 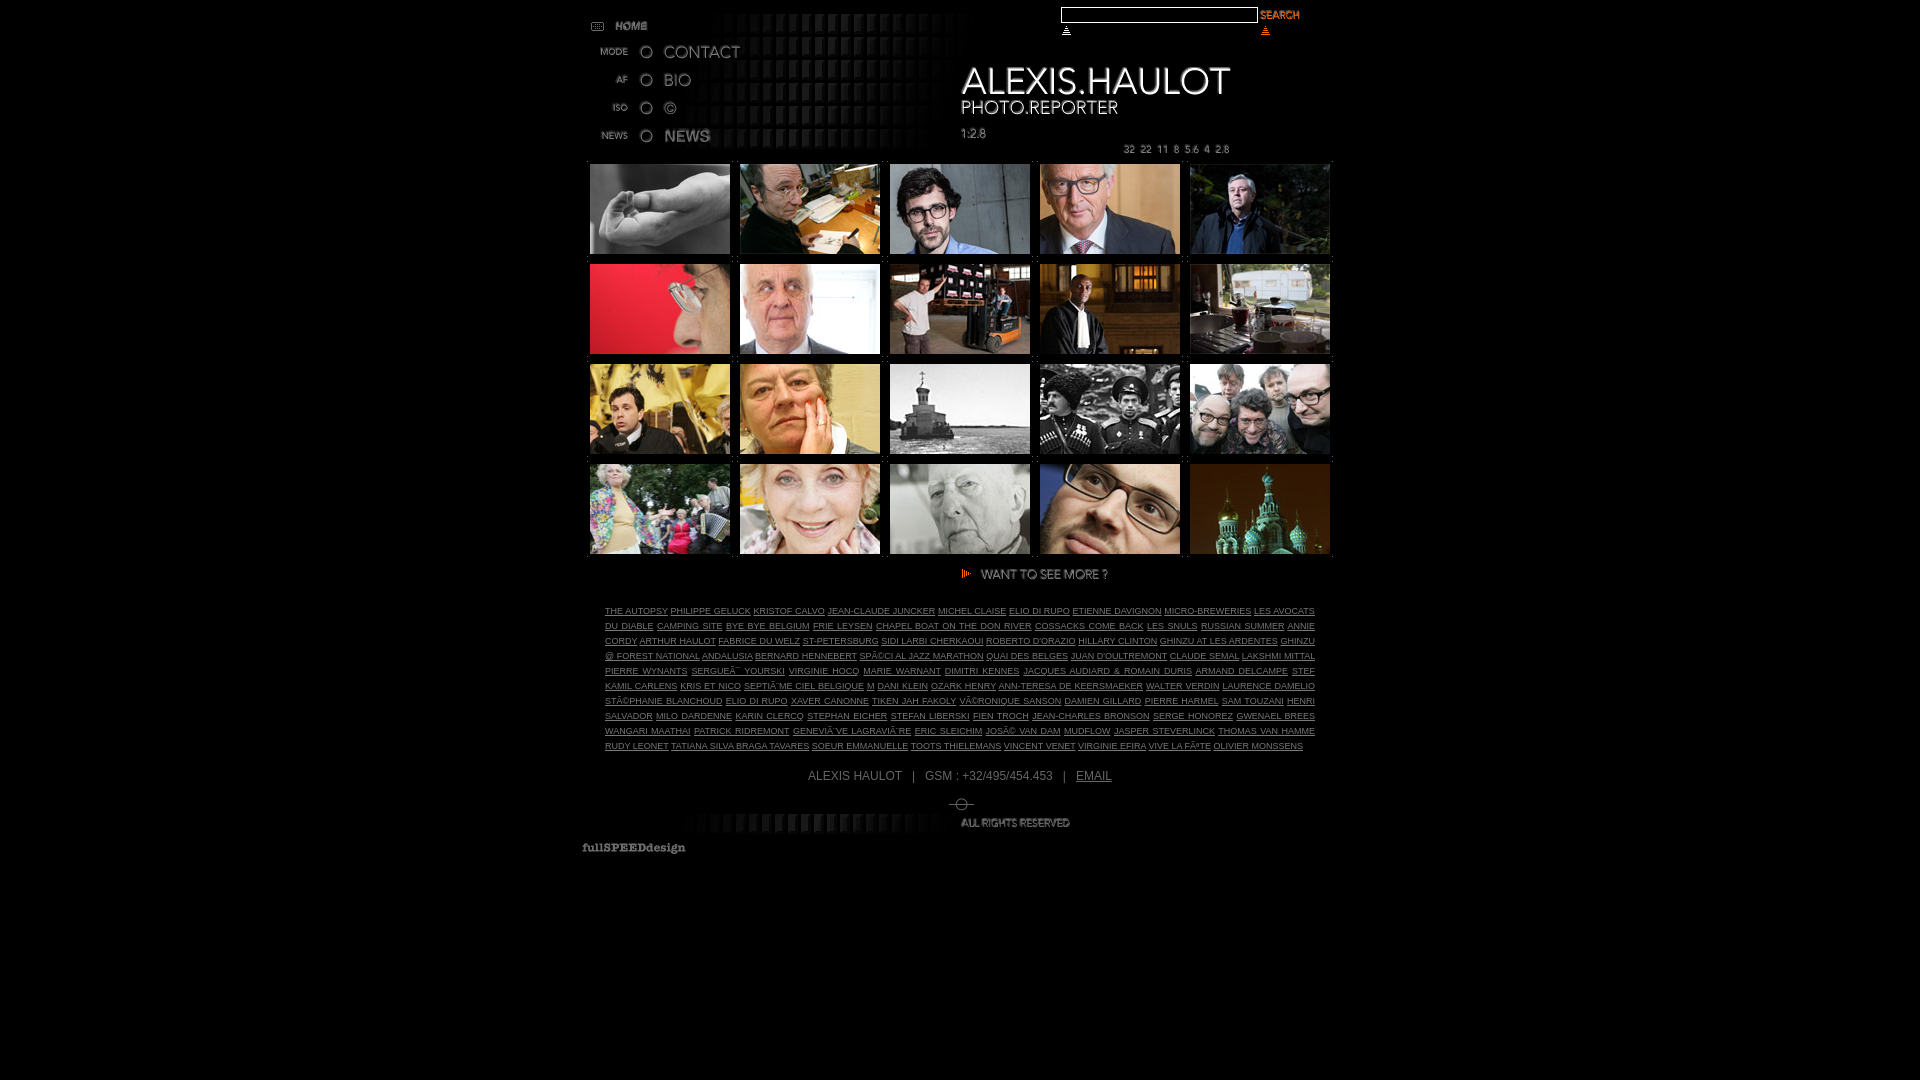 I want to click on 'XAVER CANONNE', so click(x=830, y=700).